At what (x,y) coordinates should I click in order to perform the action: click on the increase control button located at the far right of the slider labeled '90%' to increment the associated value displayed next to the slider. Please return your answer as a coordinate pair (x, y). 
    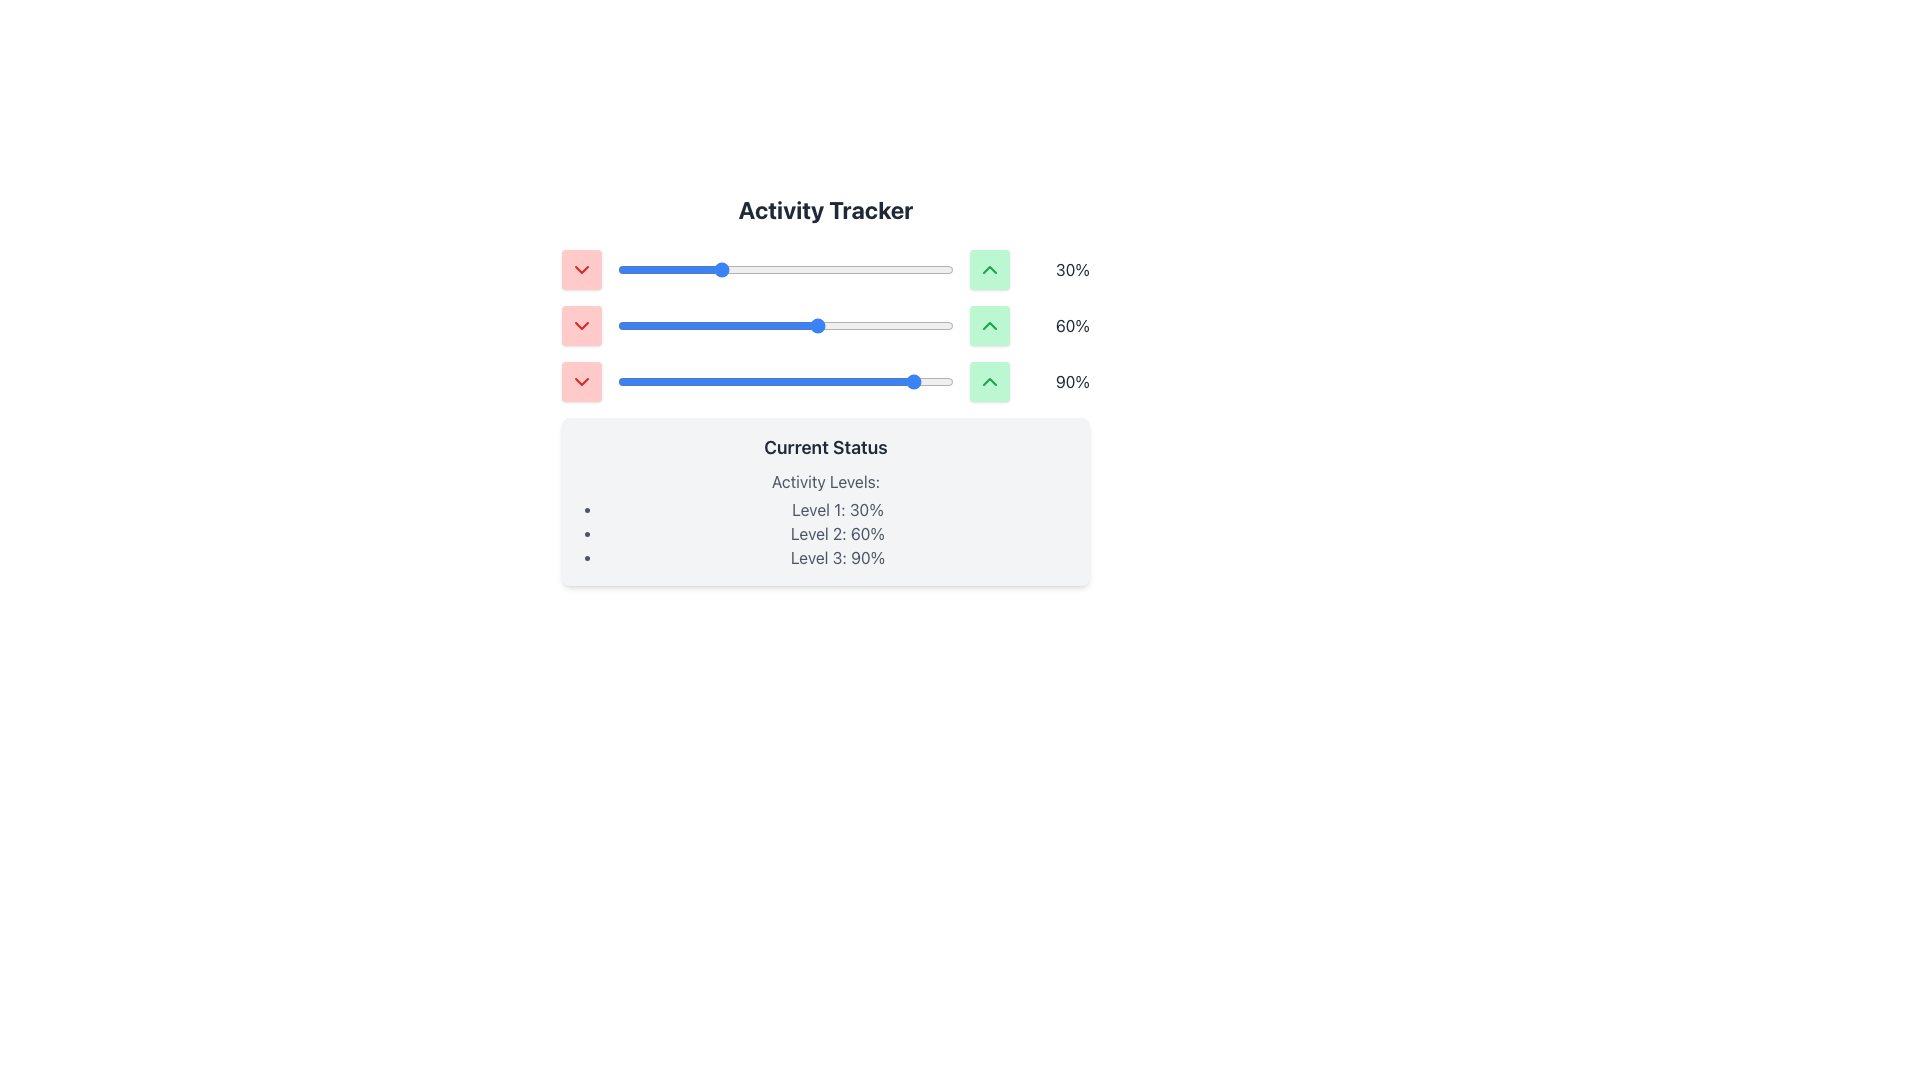
    Looking at the image, I should click on (989, 381).